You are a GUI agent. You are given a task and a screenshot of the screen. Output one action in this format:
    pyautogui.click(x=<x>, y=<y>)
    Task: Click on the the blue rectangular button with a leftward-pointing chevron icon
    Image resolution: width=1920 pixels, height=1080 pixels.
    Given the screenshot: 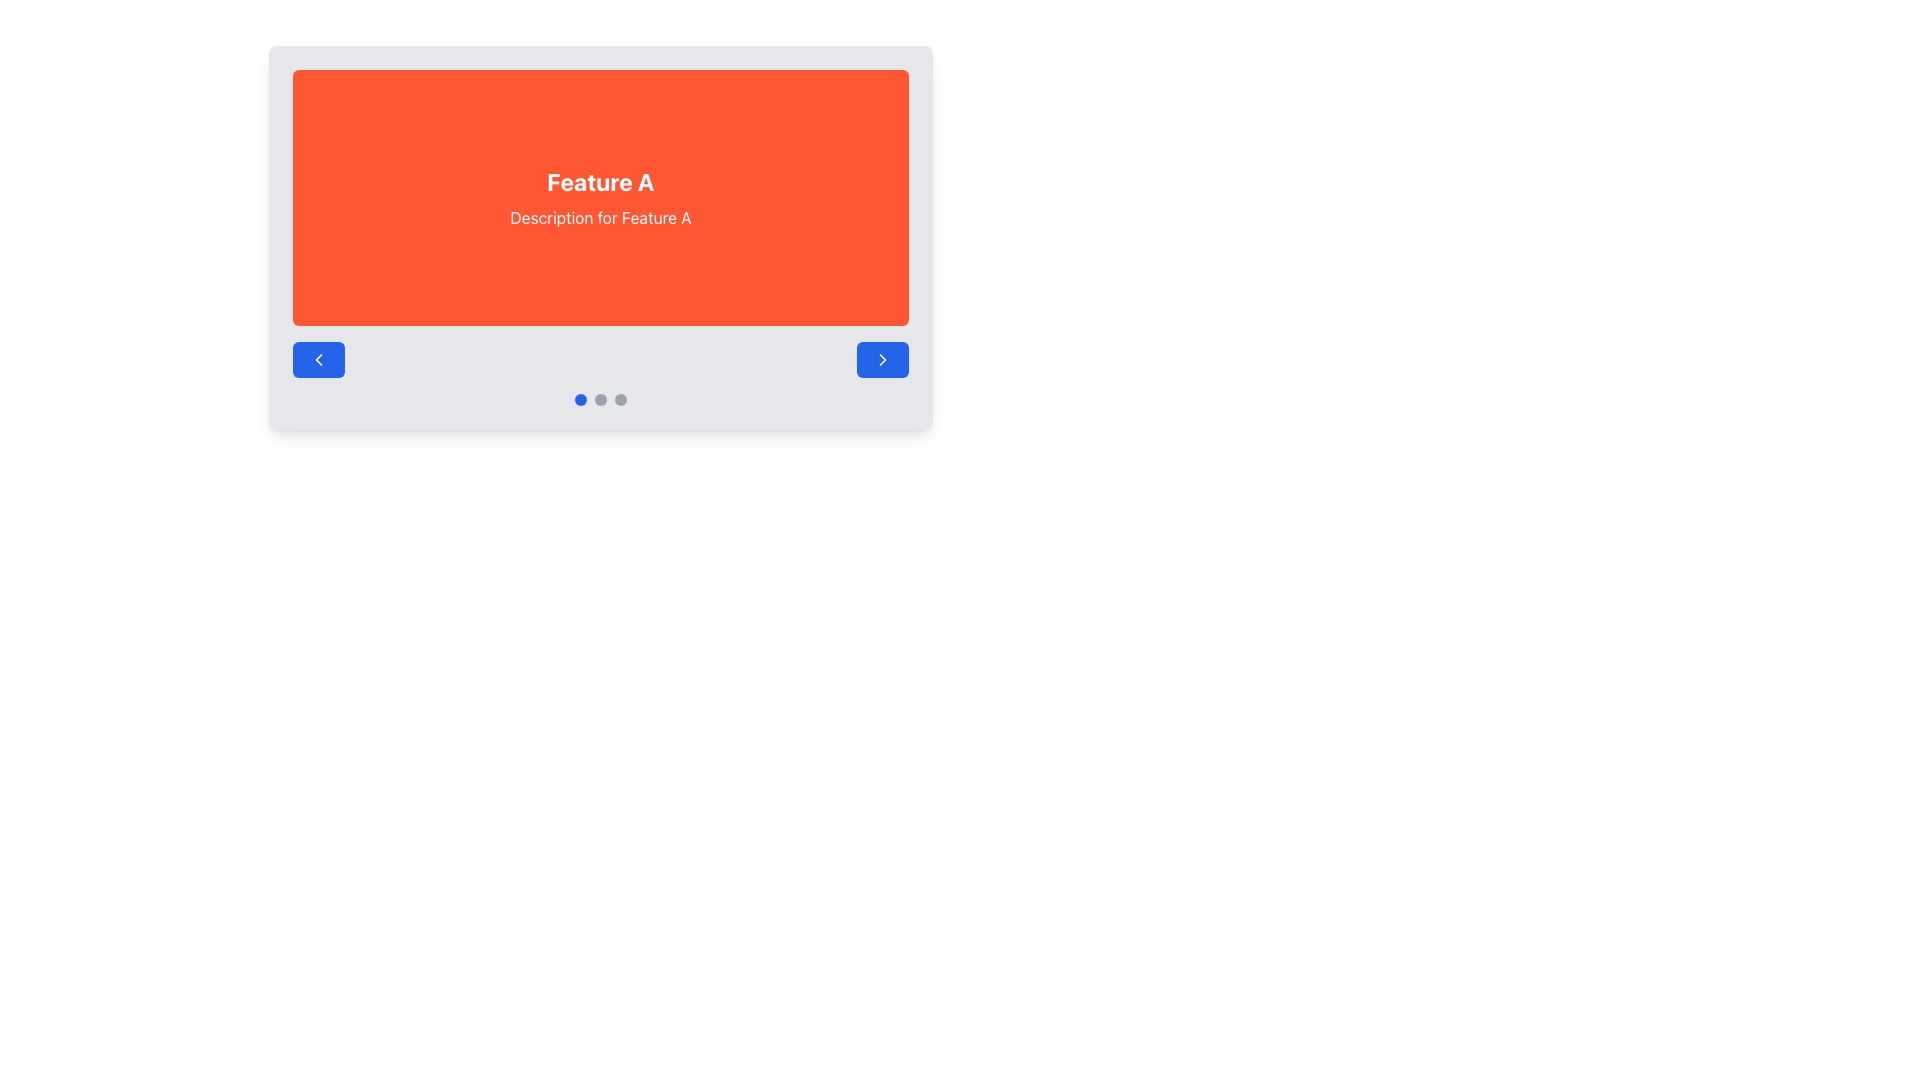 What is the action you would take?
    pyautogui.click(x=317, y=358)
    